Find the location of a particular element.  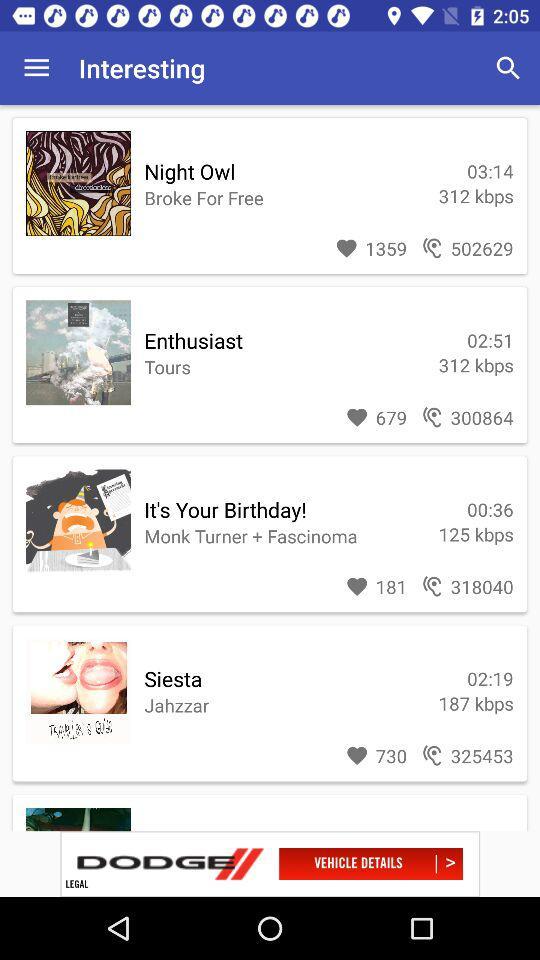

click on advertisement is located at coordinates (270, 863).